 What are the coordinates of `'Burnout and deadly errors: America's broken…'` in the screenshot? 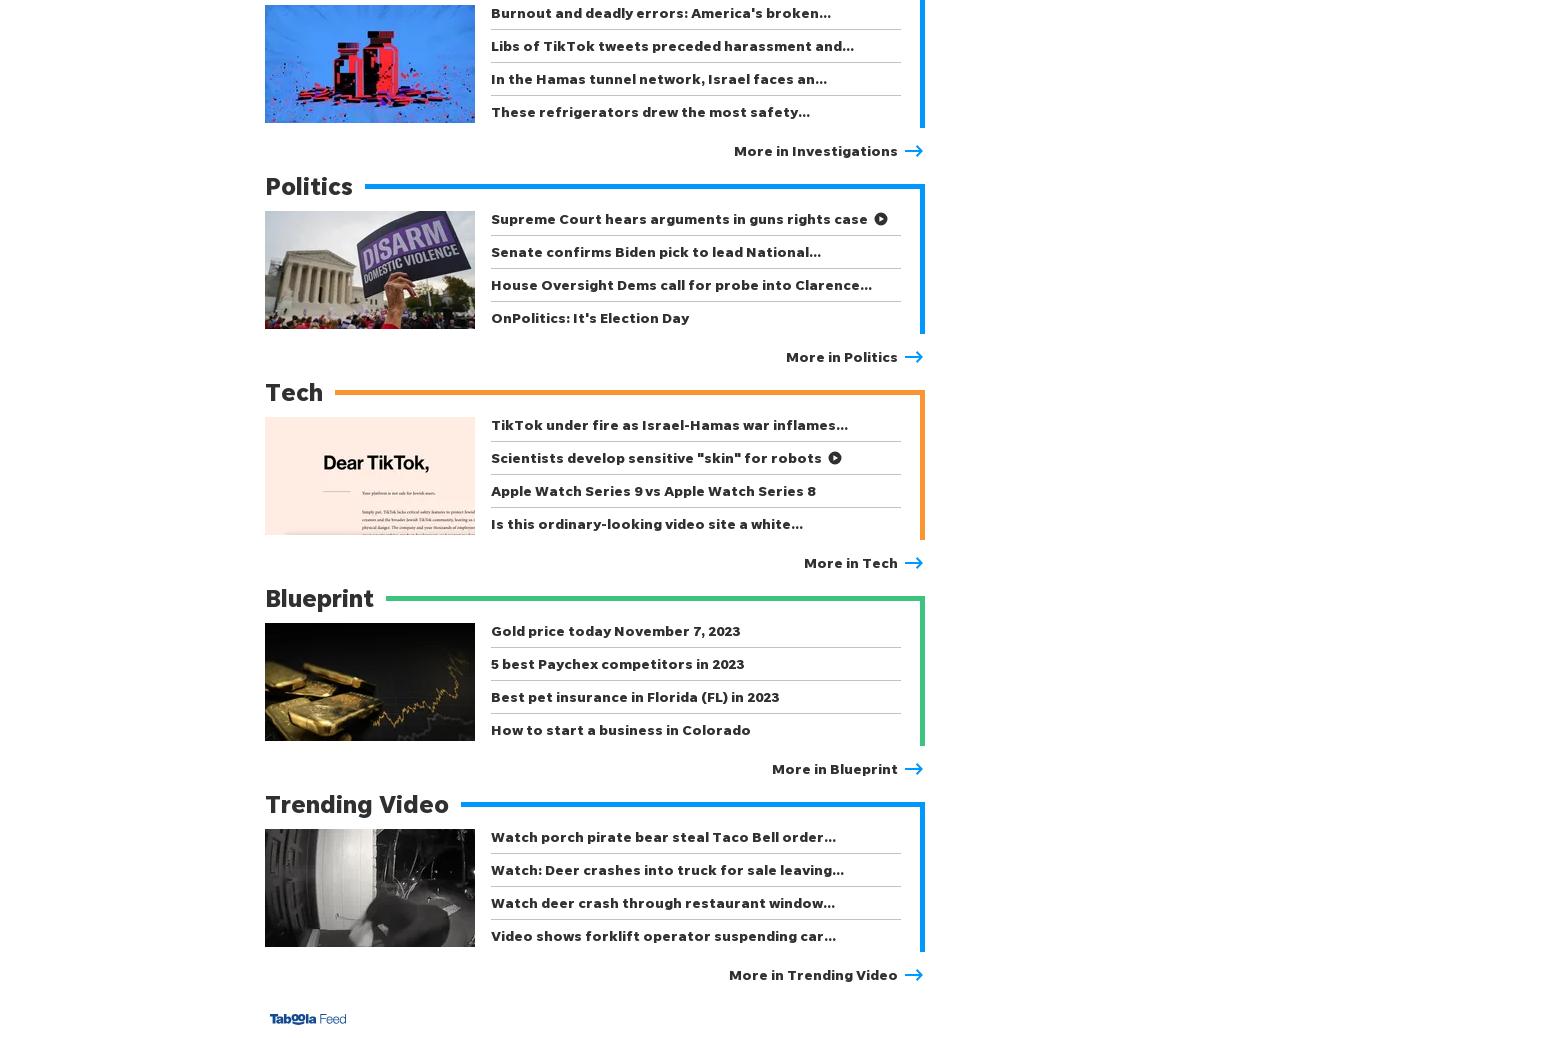 It's located at (660, 11).